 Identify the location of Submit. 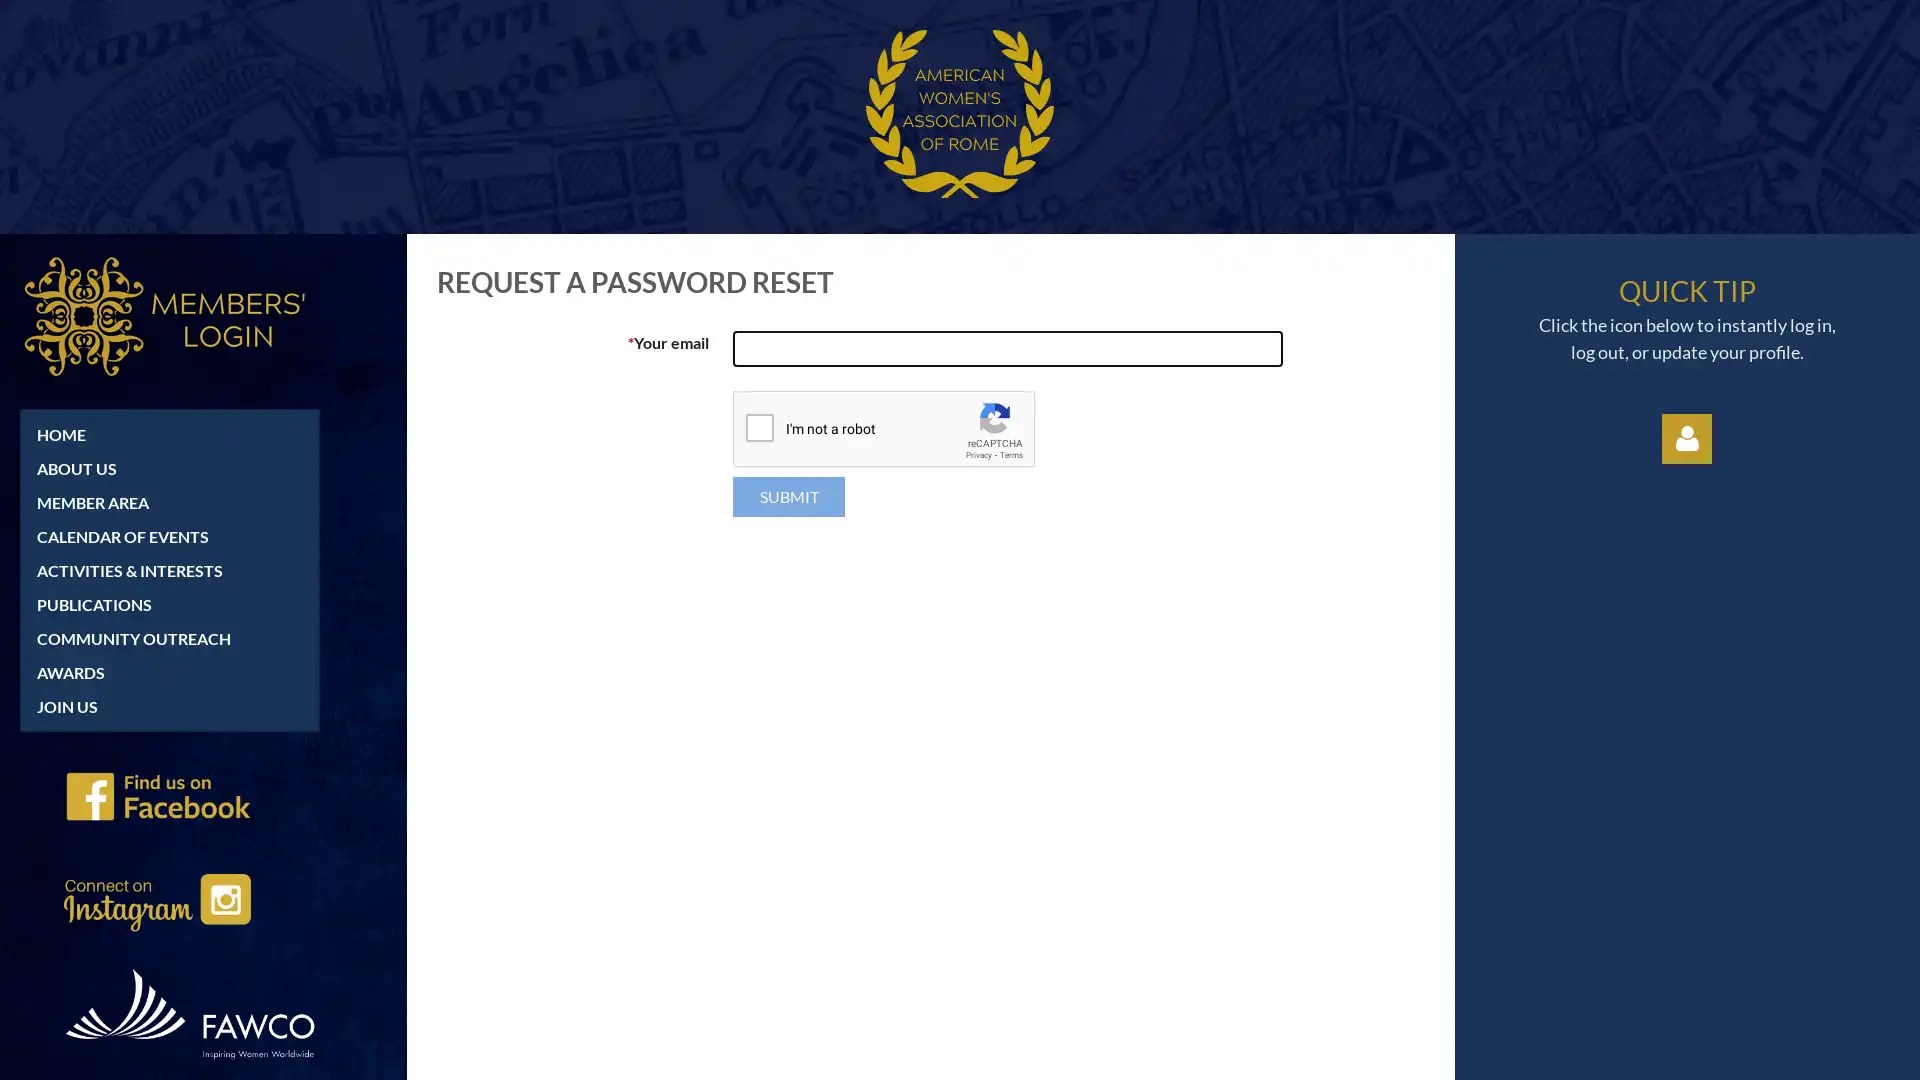
(787, 496).